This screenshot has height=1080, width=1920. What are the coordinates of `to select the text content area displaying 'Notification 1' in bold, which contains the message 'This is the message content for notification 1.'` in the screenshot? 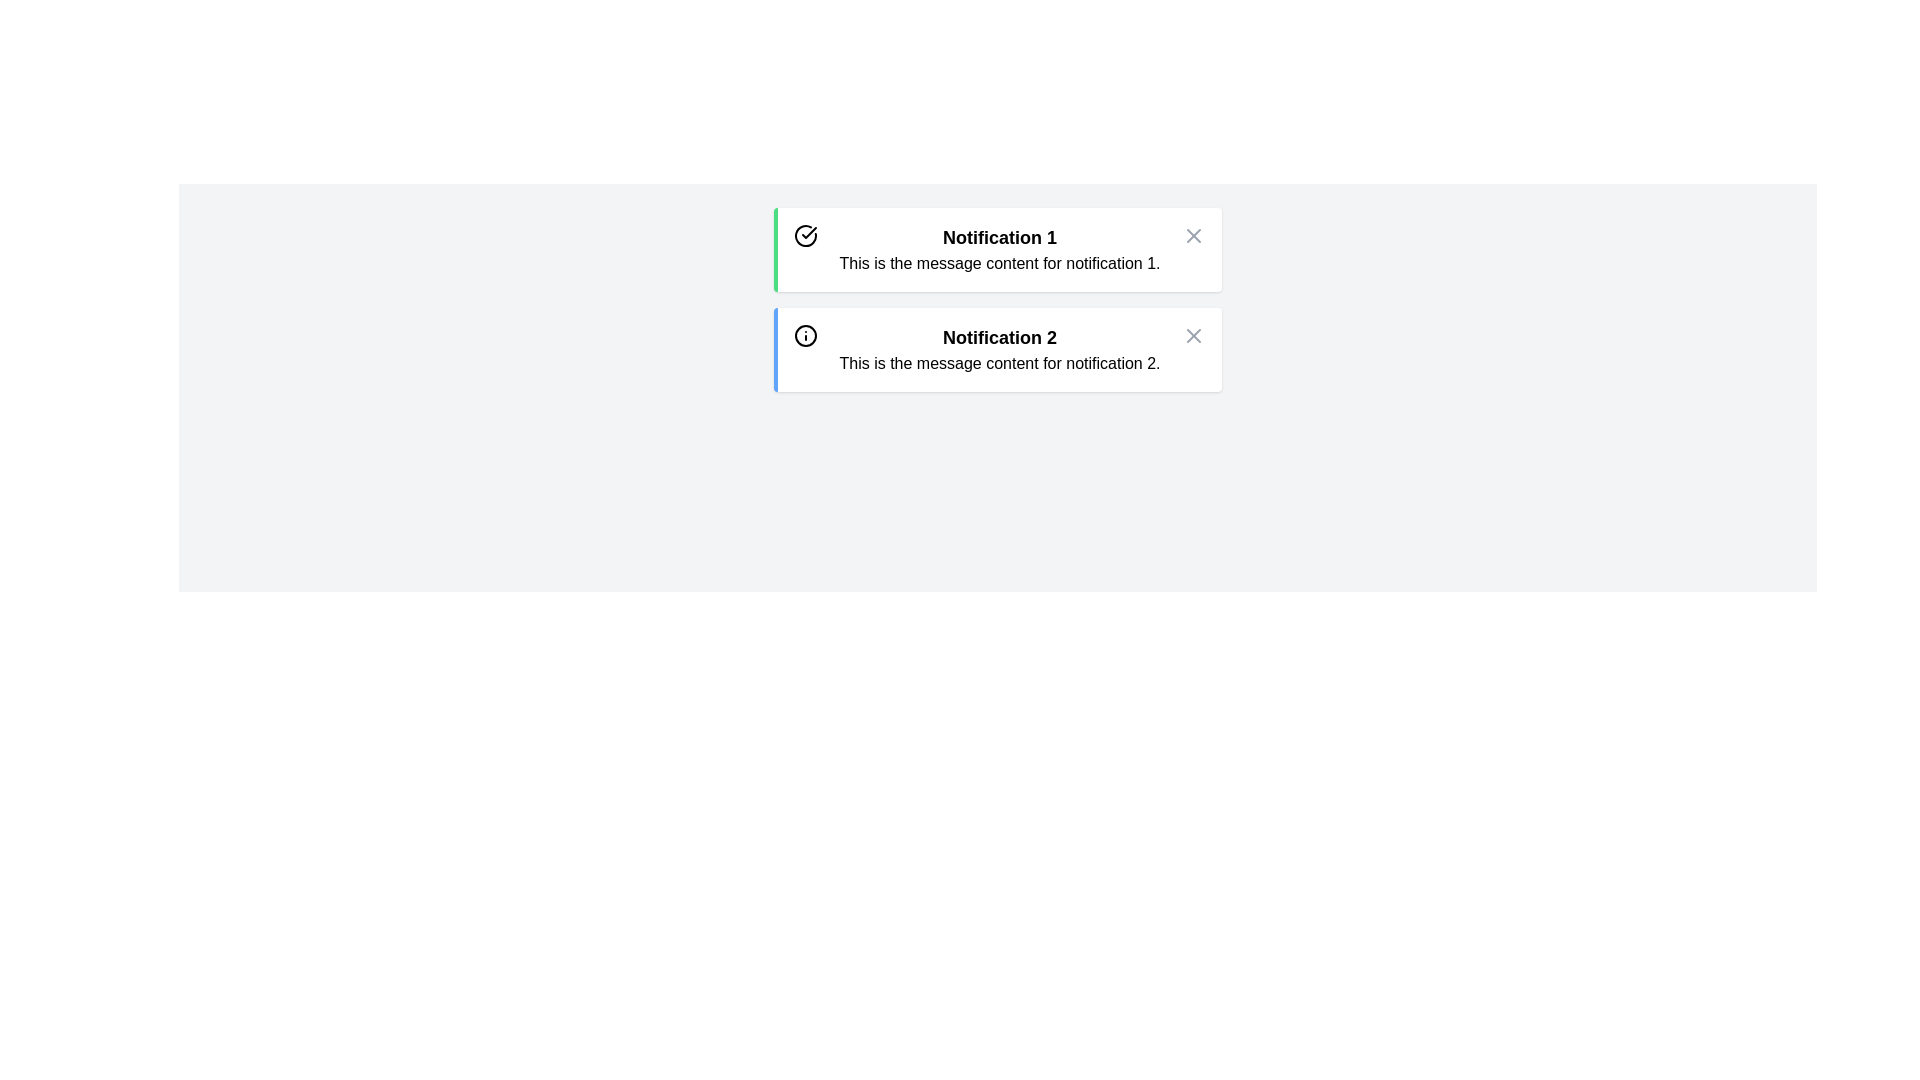 It's located at (999, 249).